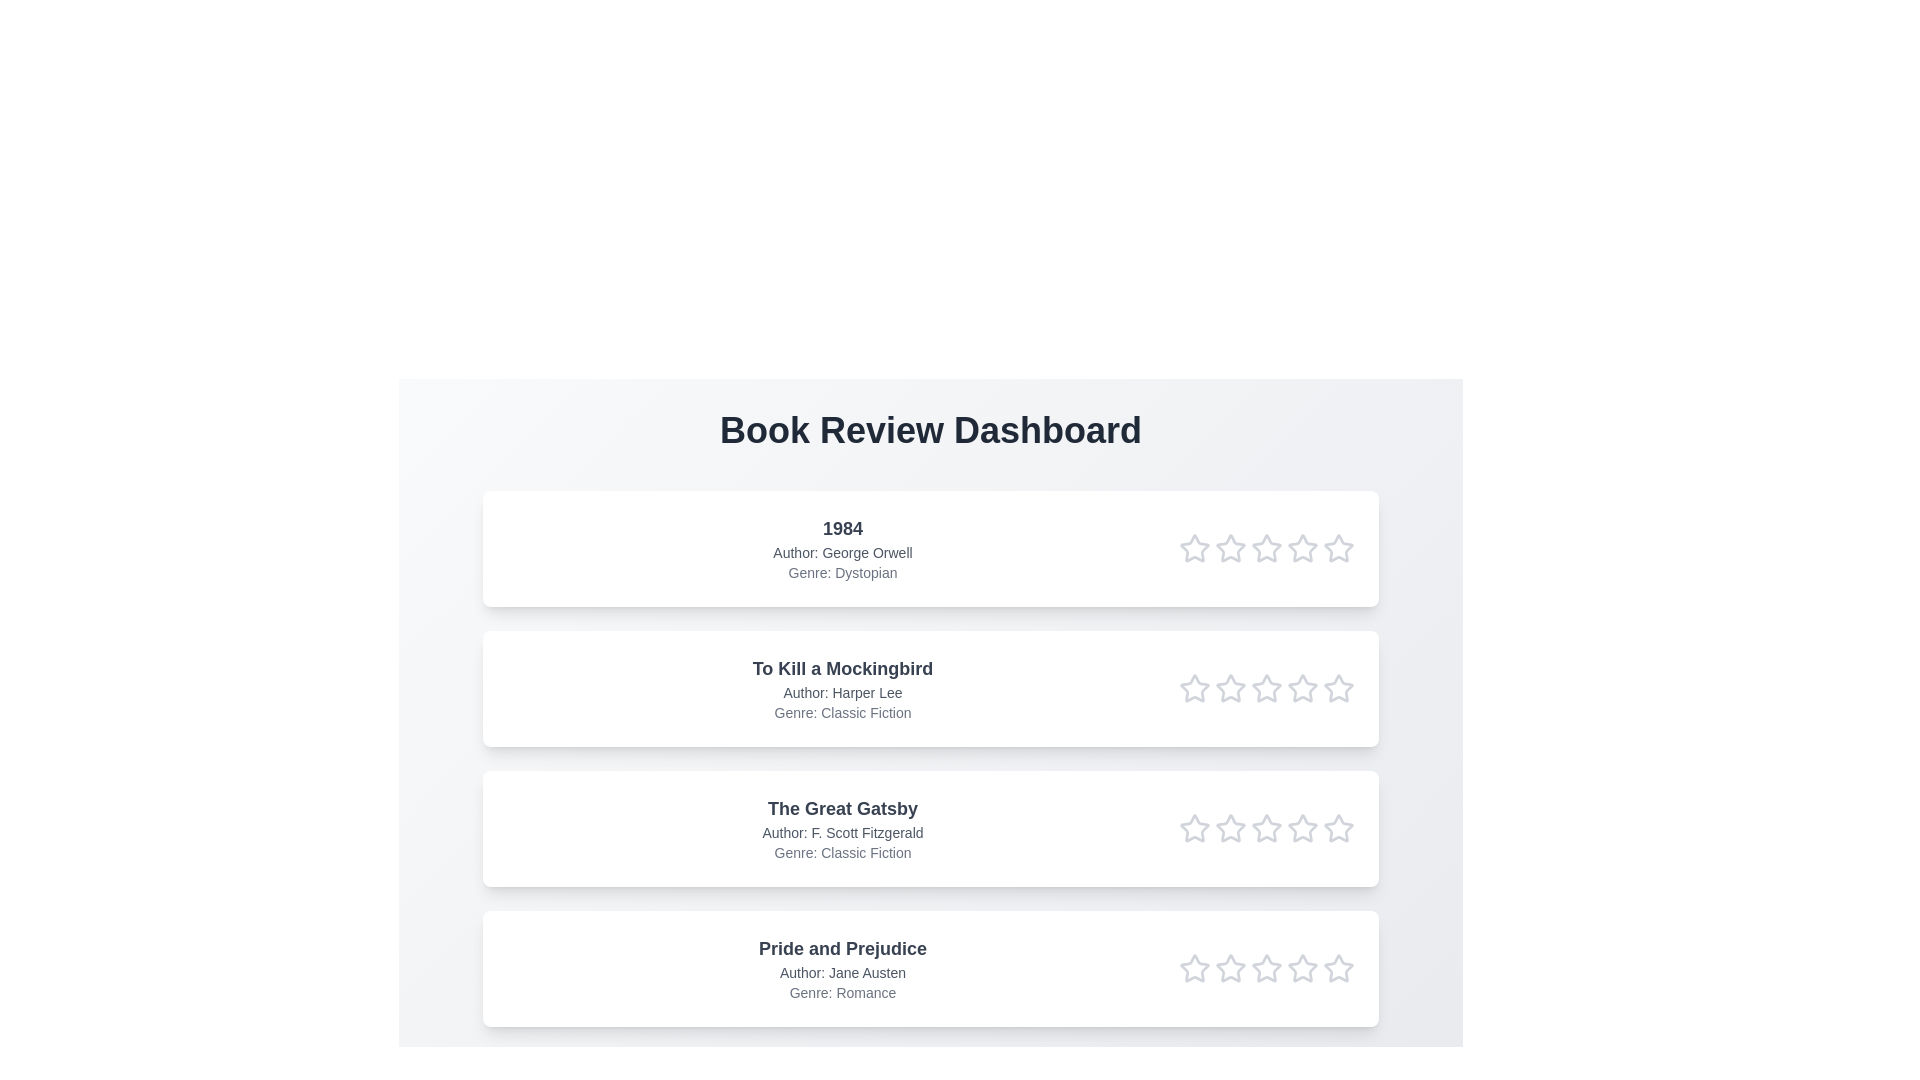 This screenshot has width=1920, height=1080. Describe the element at coordinates (1339, 548) in the screenshot. I see `the rating of the book '1984' to 5 stars by clicking on the respective star` at that location.